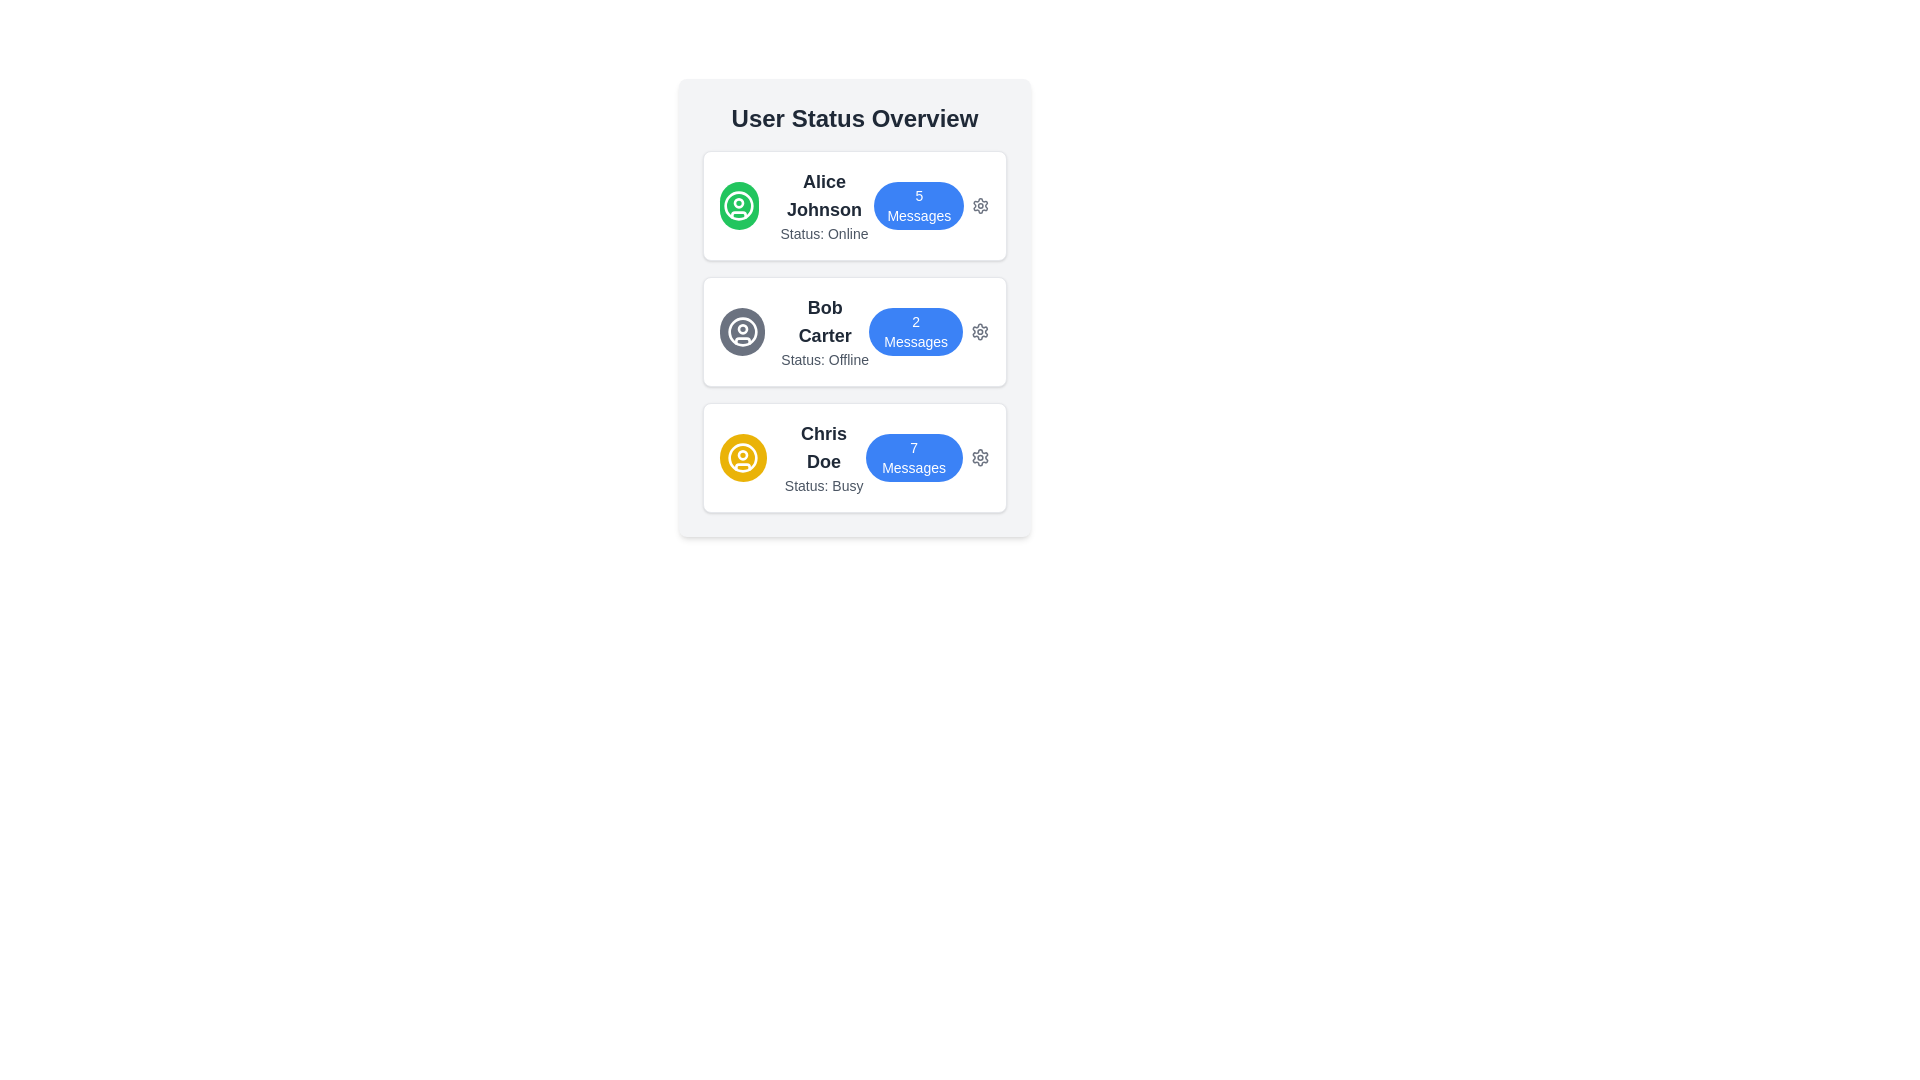 This screenshot has width=1920, height=1080. Describe the element at coordinates (981, 205) in the screenshot. I see `the cogwheel icon button located to the right of the blue '5 Messages' button` at that location.